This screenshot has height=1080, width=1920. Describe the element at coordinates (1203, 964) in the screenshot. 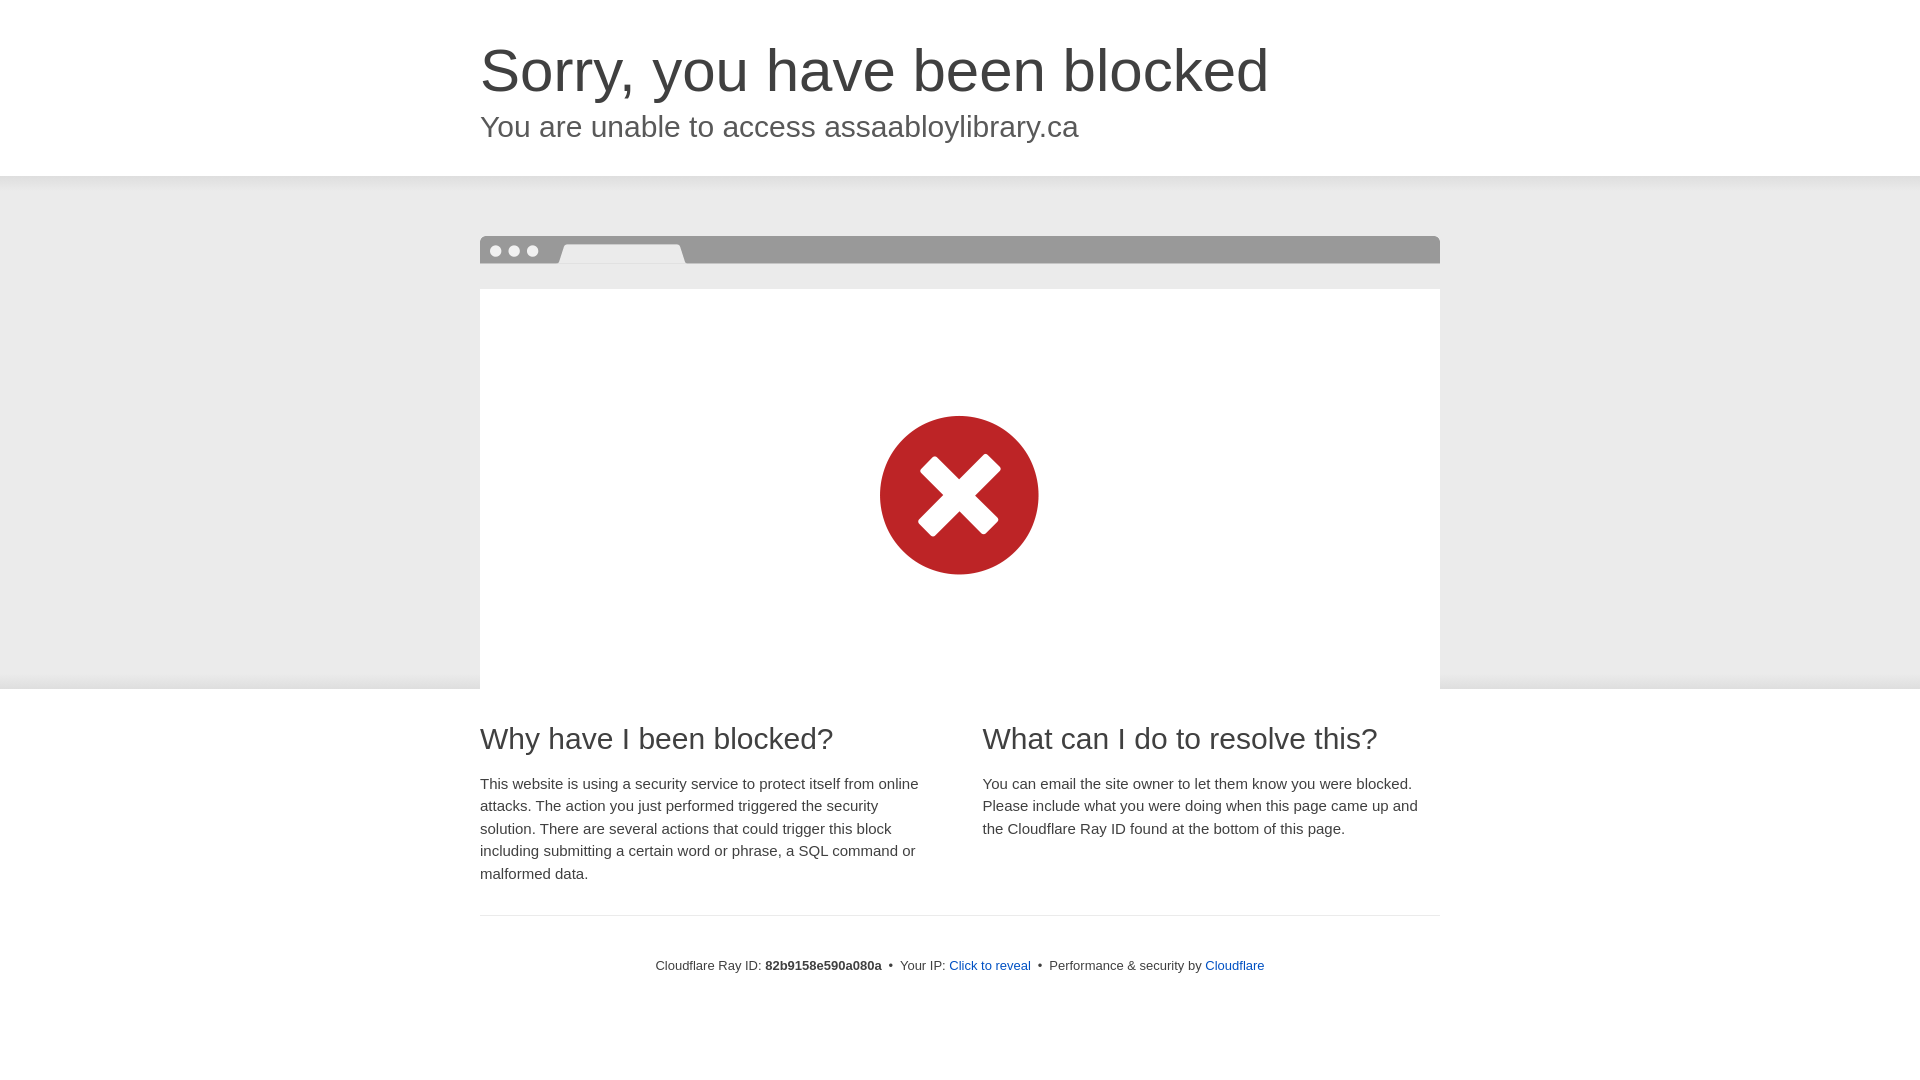

I see `'Cloudflare'` at that location.